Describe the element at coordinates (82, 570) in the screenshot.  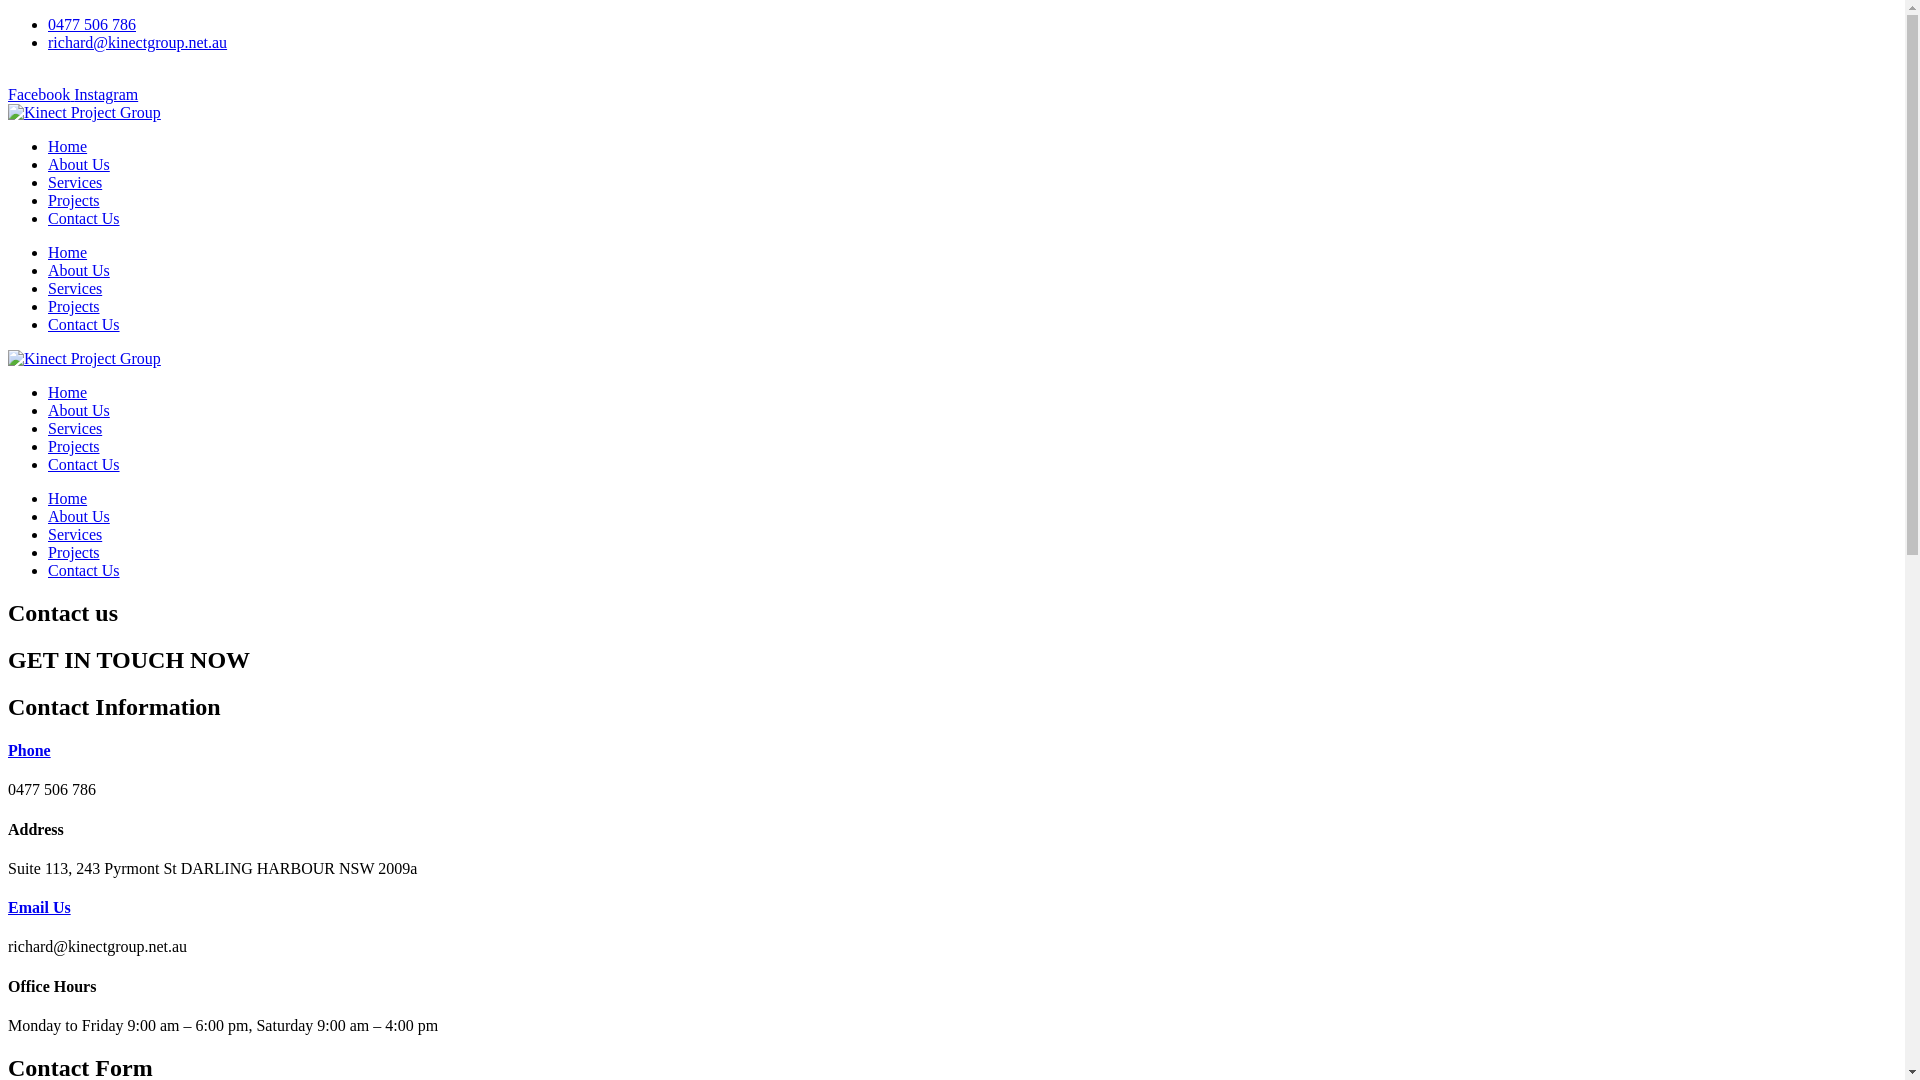
I see `'Contact Us'` at that location.